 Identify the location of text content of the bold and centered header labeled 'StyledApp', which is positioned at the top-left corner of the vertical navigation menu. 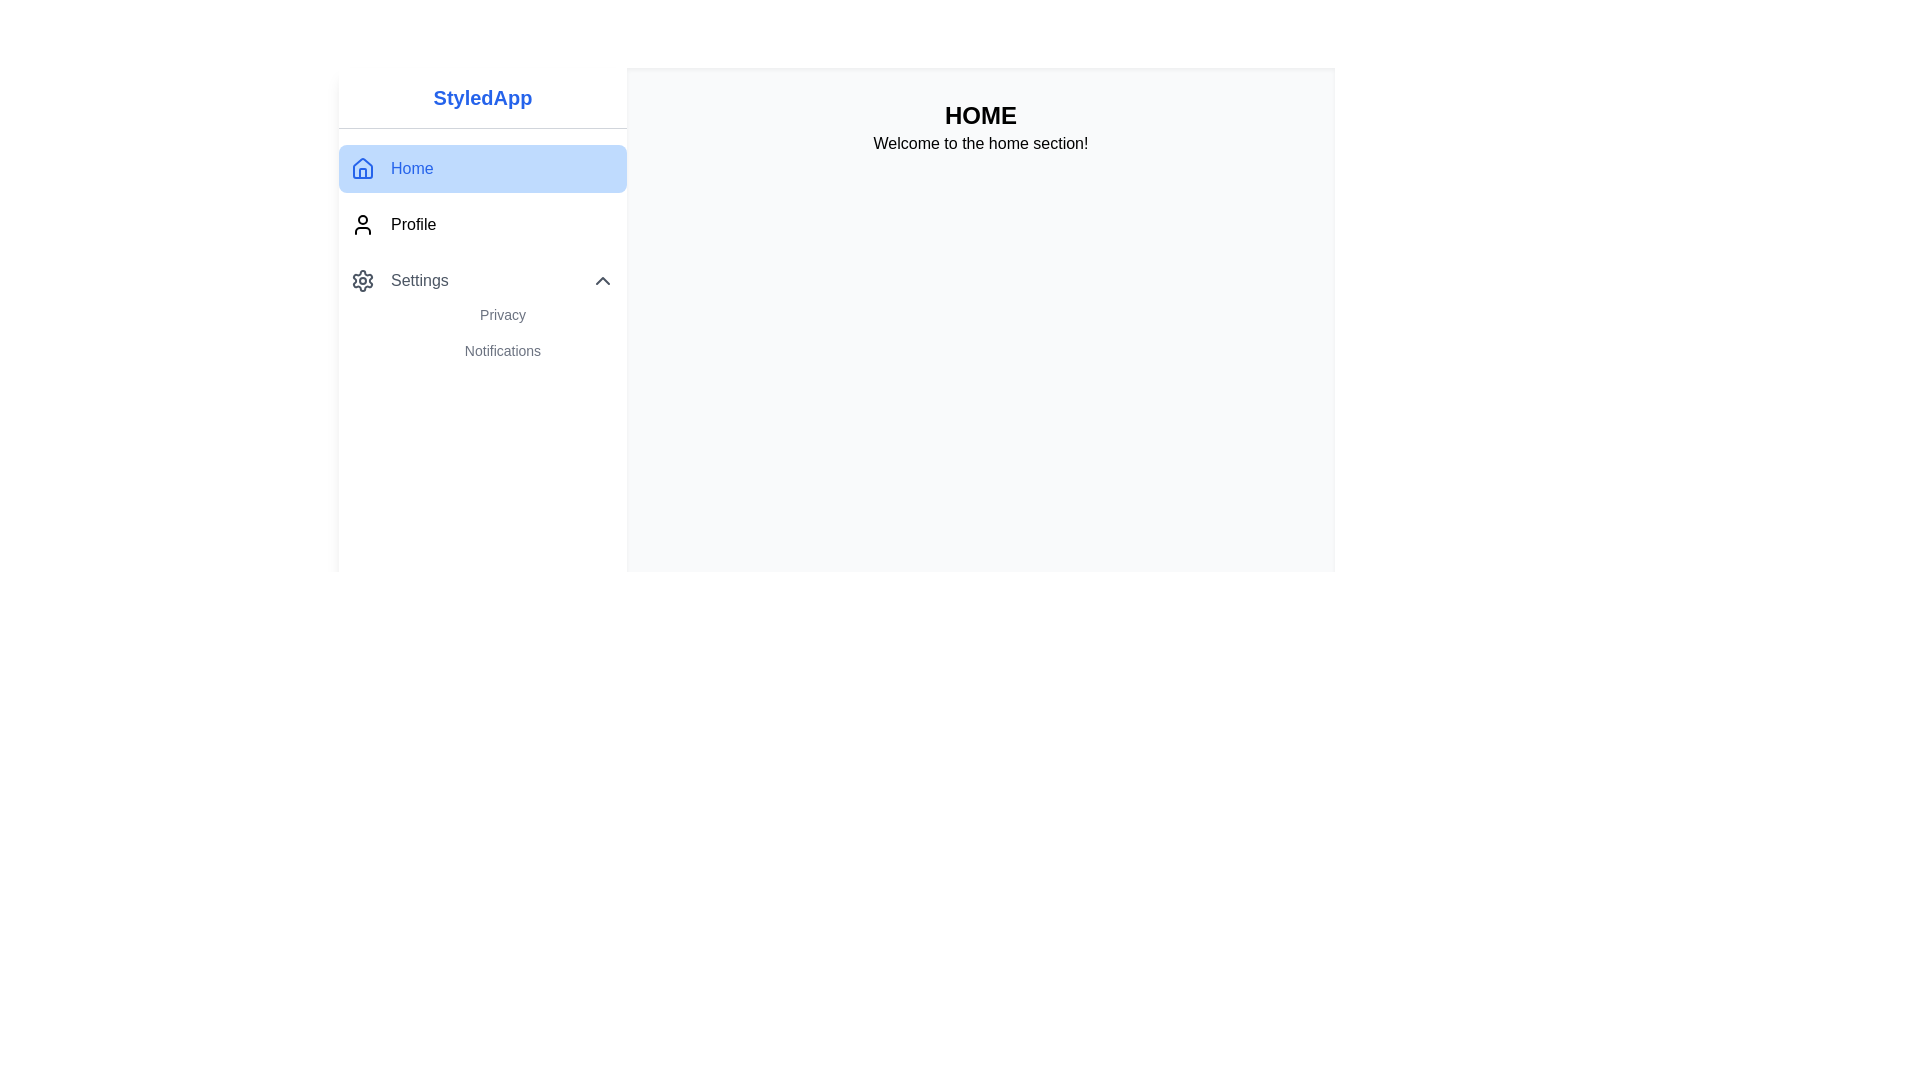
(483, 98).